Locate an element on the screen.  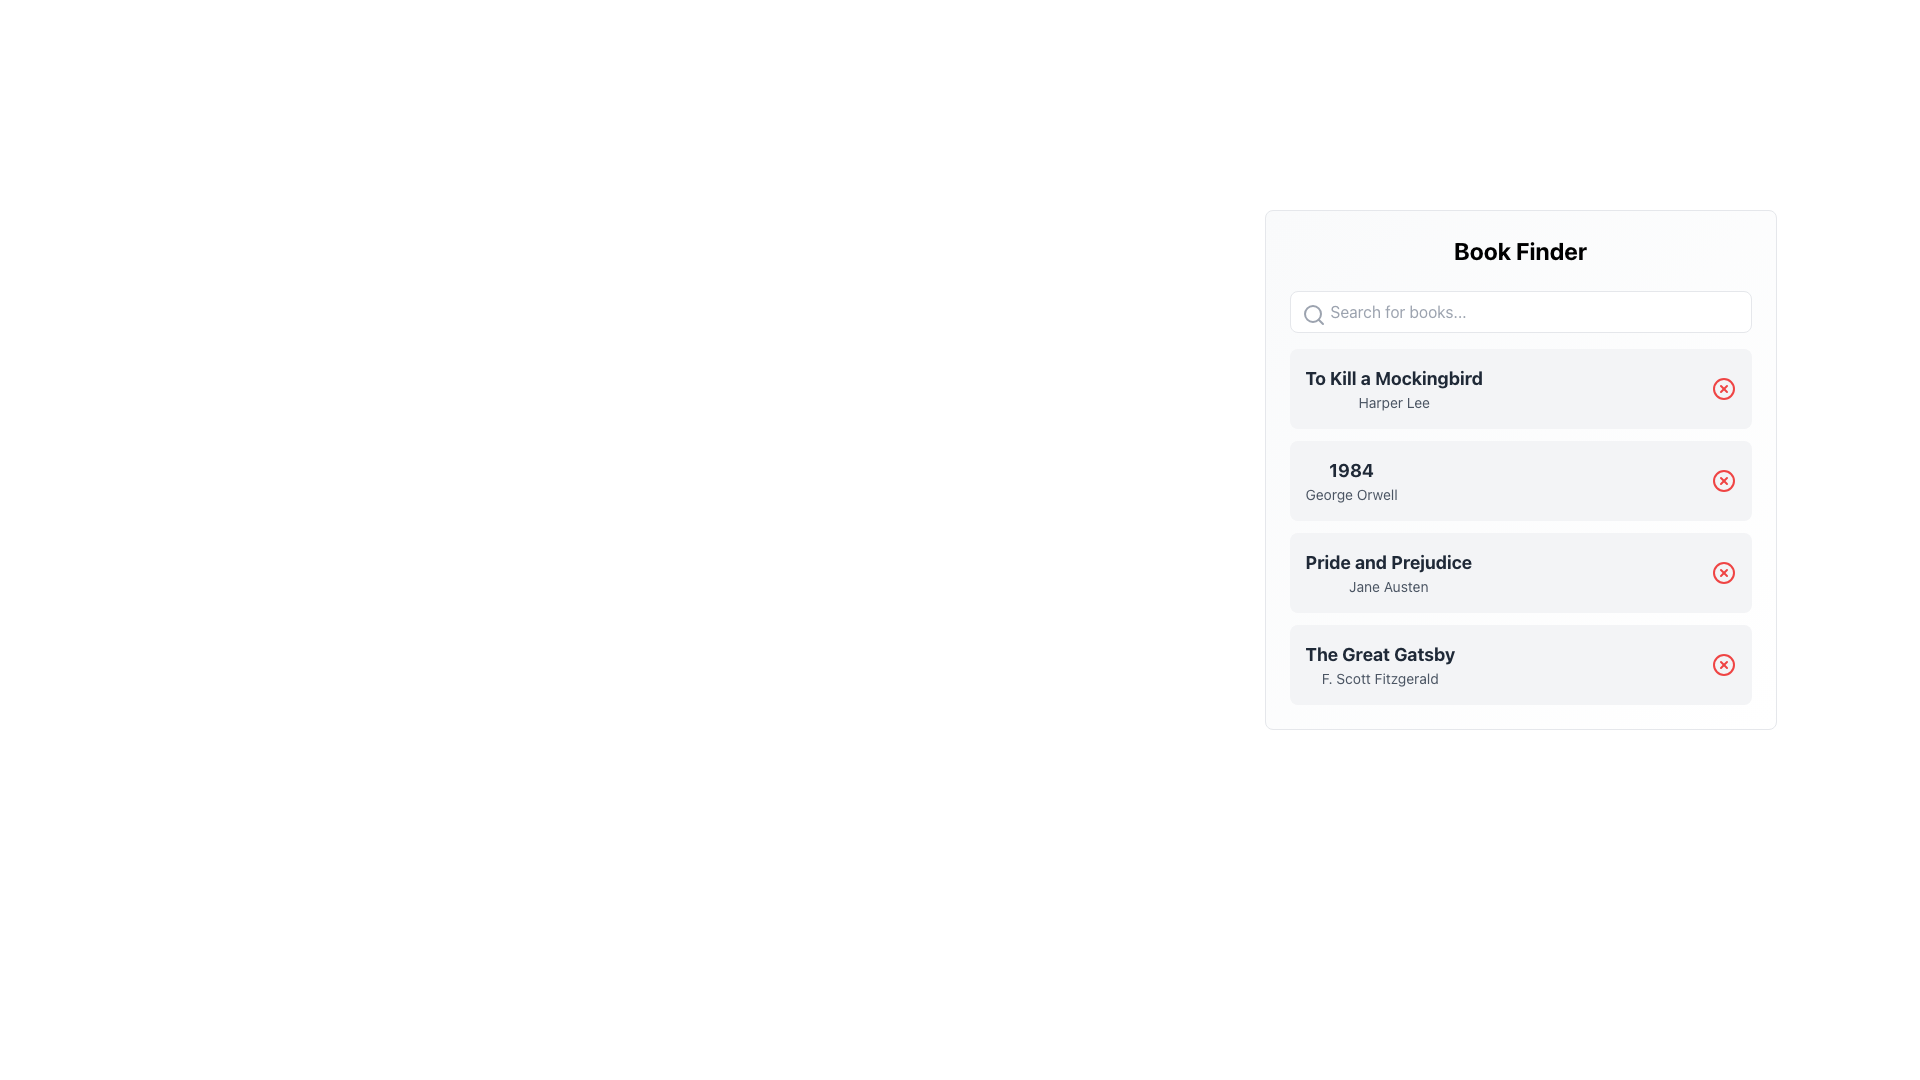
the static text element that represents the author of the book 'Pride and Prejudice', which is positioned directly underneath the title is located at coordinates (1387, 585).